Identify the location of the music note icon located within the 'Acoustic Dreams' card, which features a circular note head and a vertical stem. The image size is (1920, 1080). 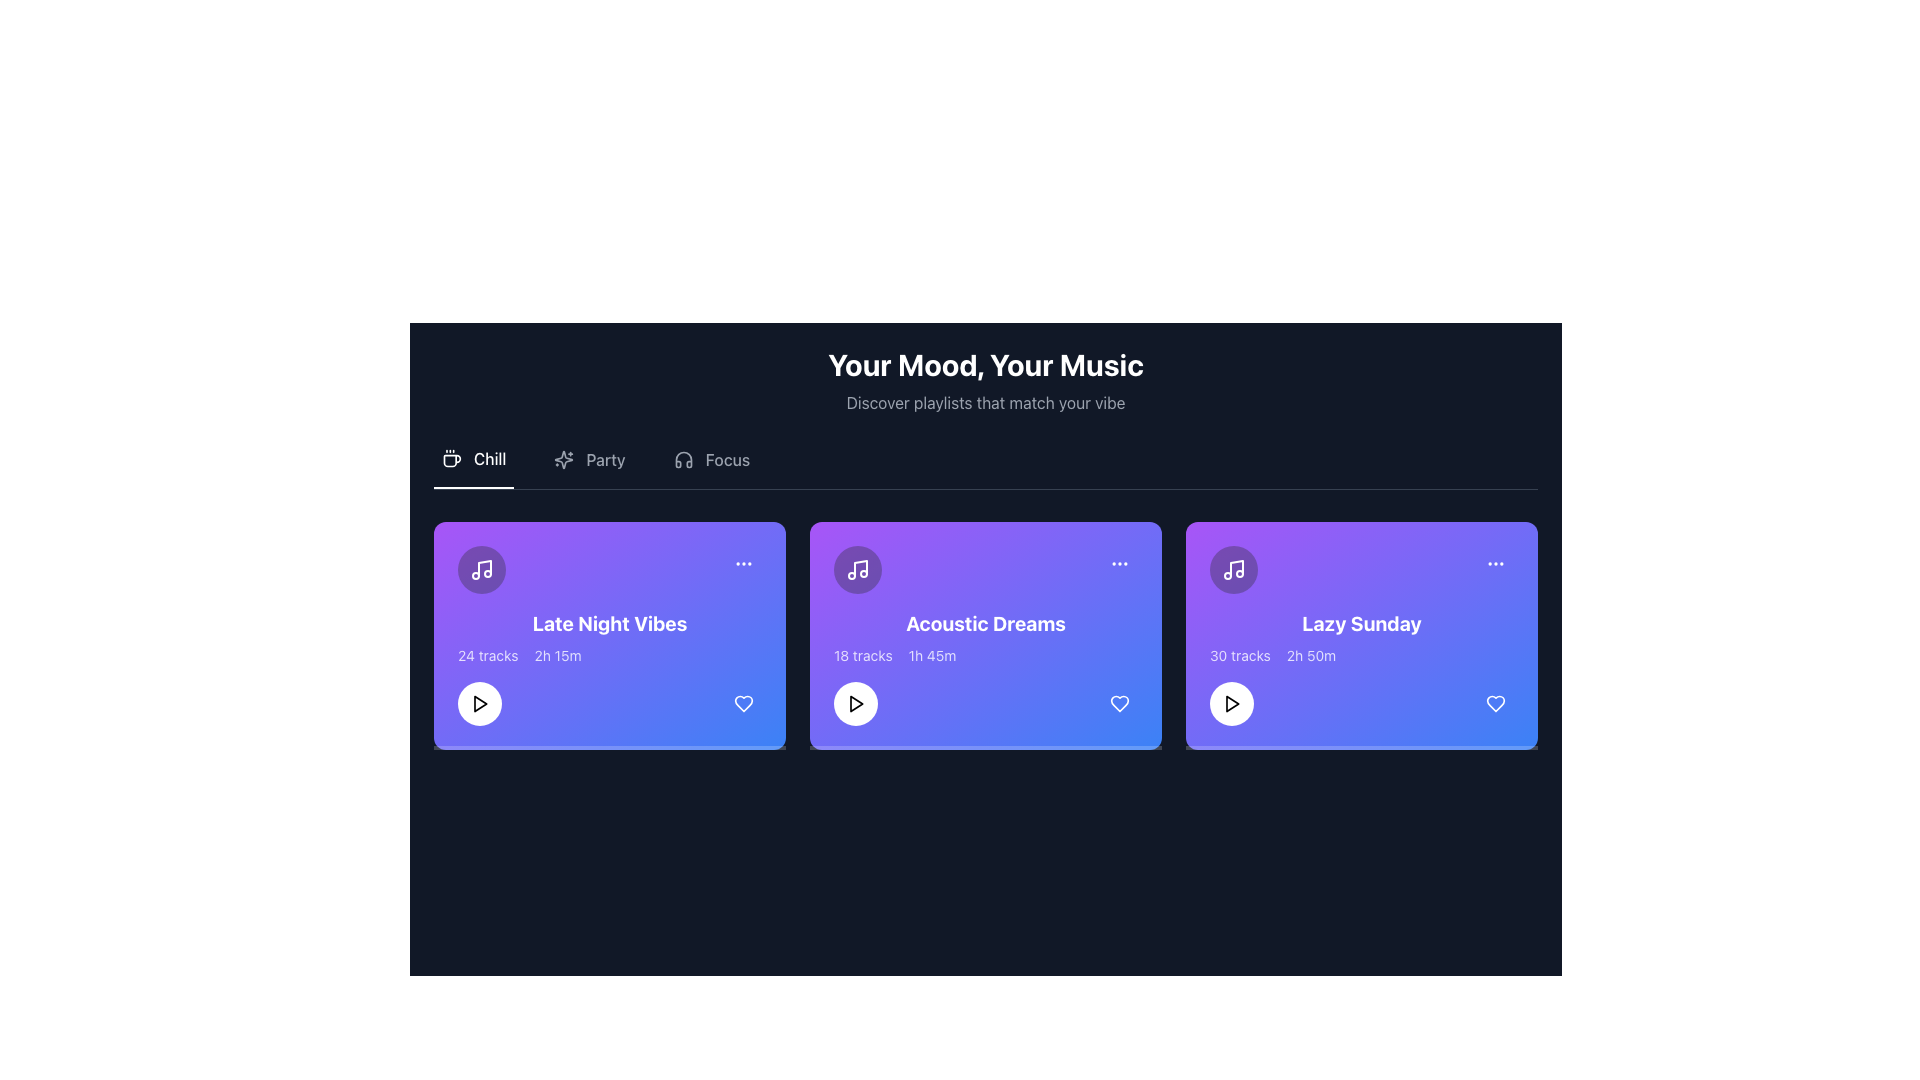
(858, 570).